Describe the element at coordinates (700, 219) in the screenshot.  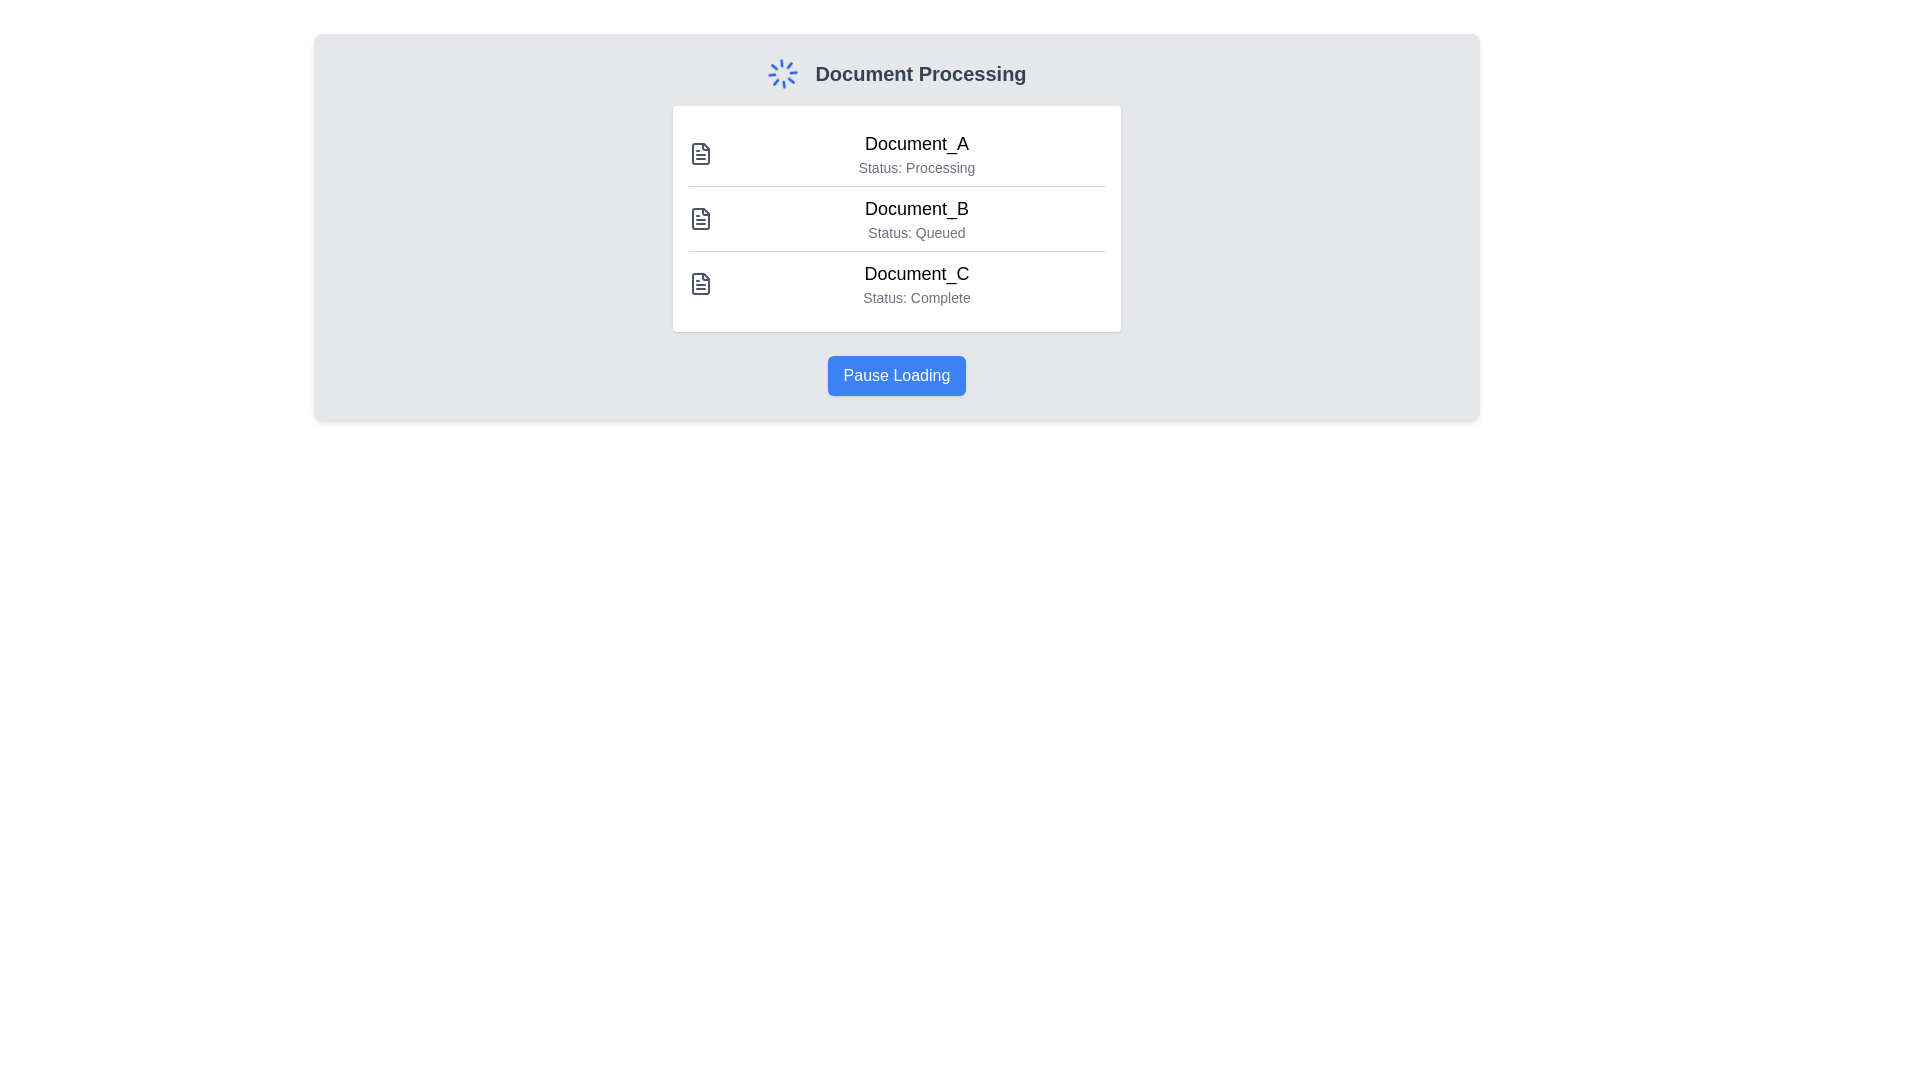
I see `the small file icon with a gray outline located to the left of the text 'Document B'` at that location.